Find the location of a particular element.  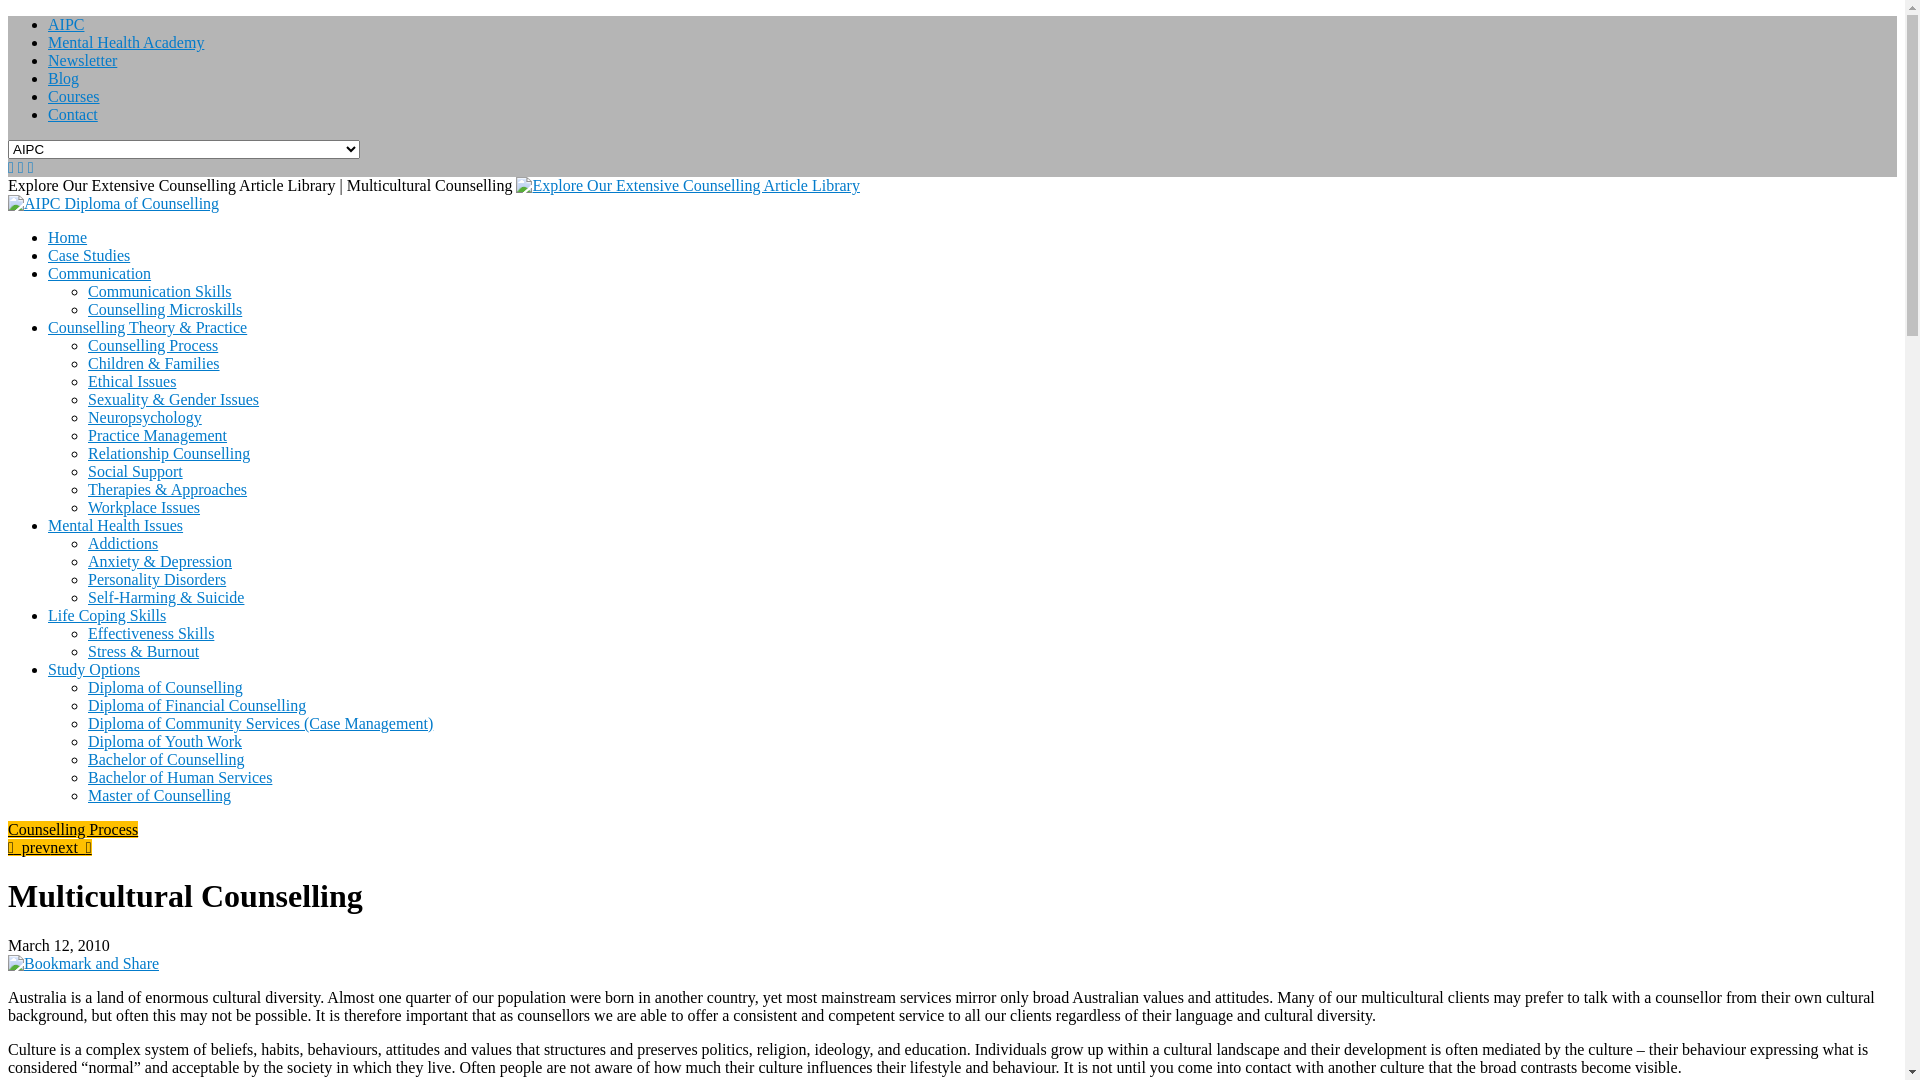

'Master of Counselling' is located at coordinates (158, 794).